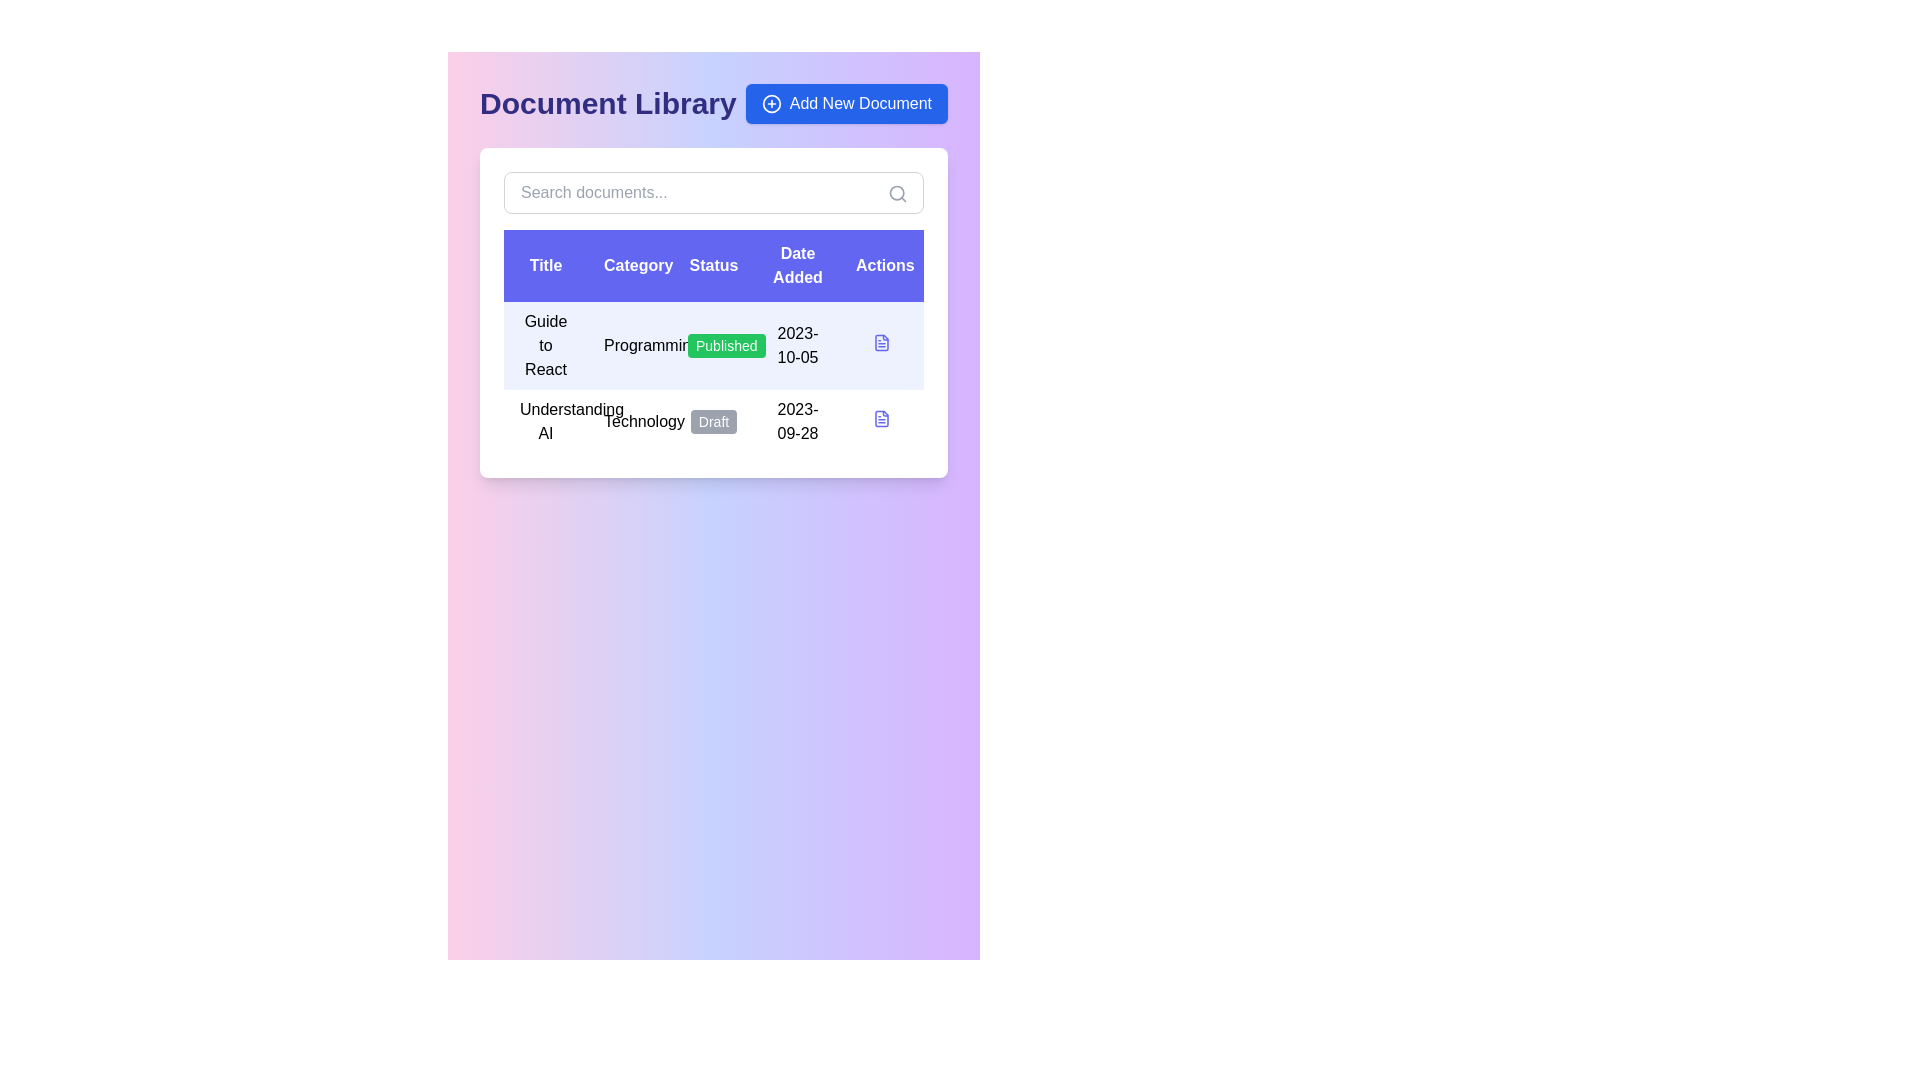  Describe the element at coordinates (881, 341) in the screenshot. I see `the Icon button resembling a document or file in the Actions column of the second row corresponding to the 'Understanding AI' entry` at that location.